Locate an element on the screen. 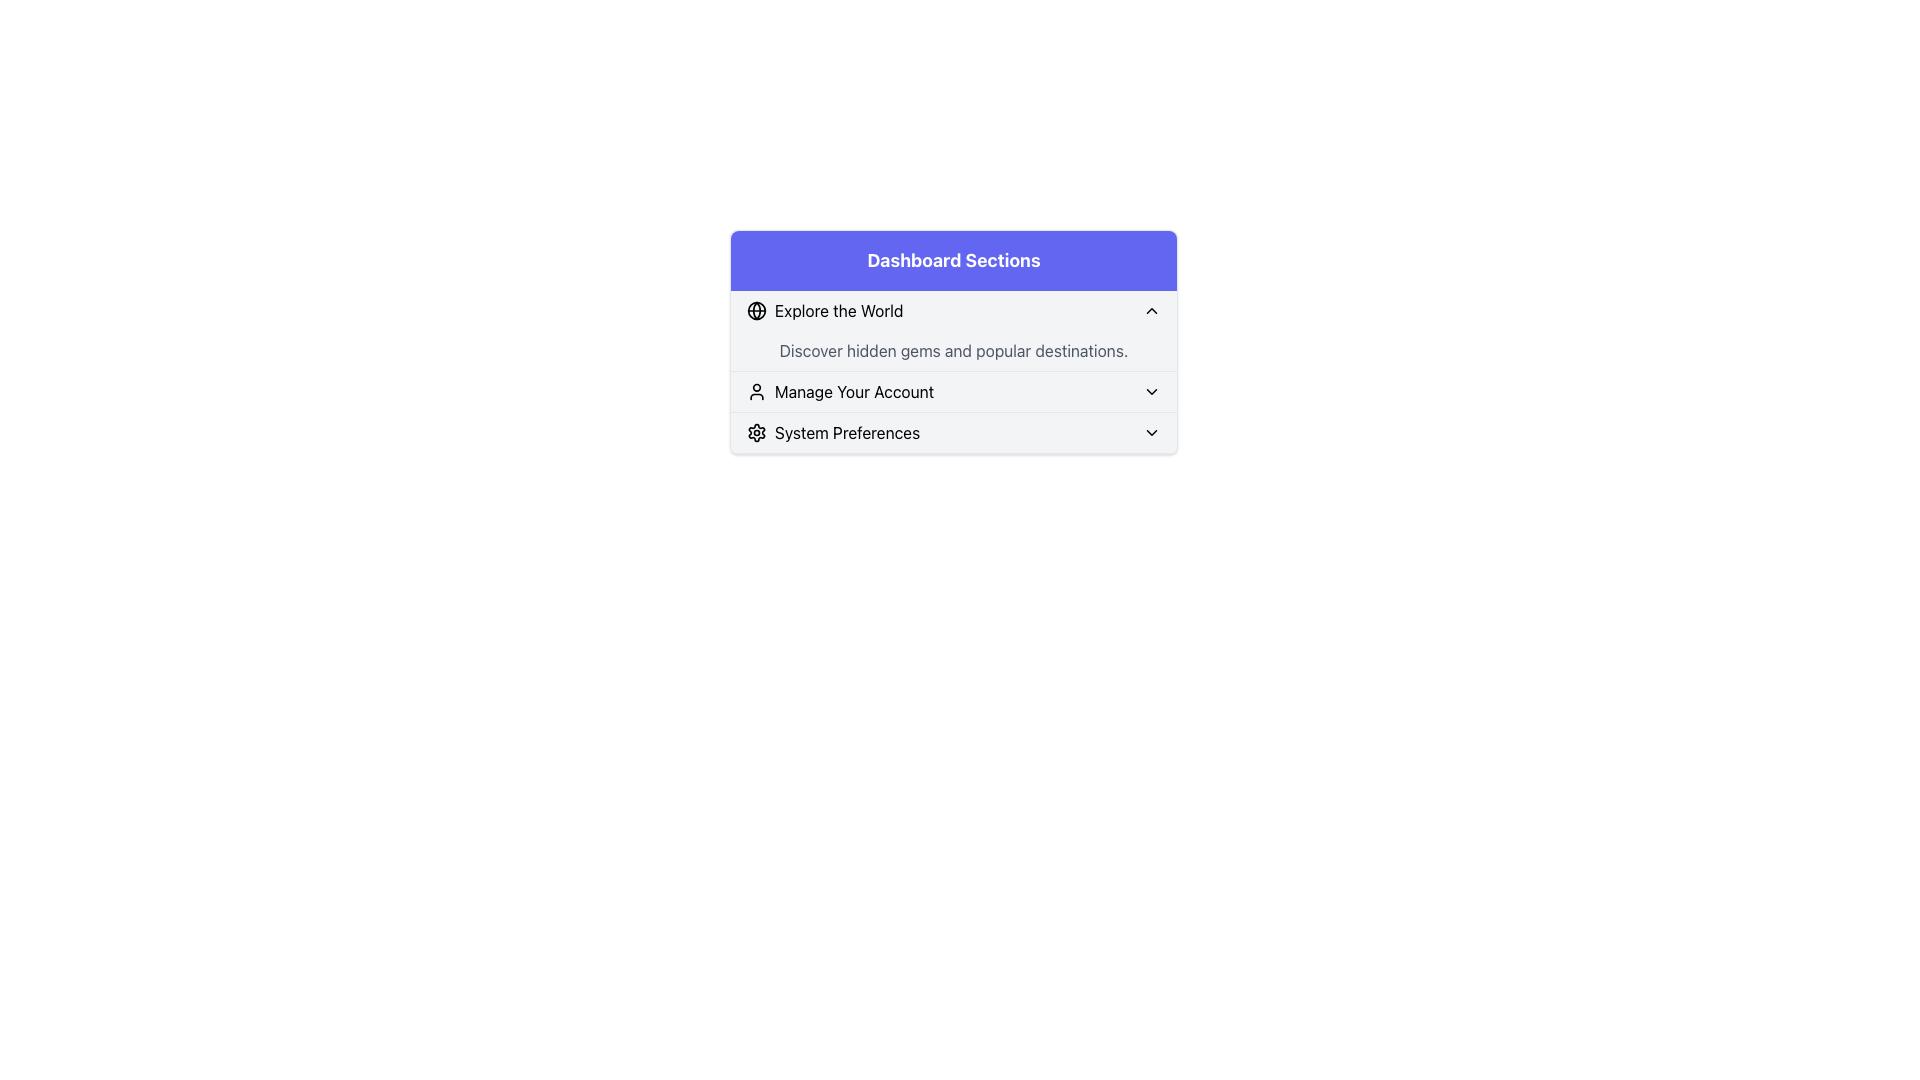  the 'Explore the World' header element, which consists of a text label and an icon is located at coordinates (825, 311).